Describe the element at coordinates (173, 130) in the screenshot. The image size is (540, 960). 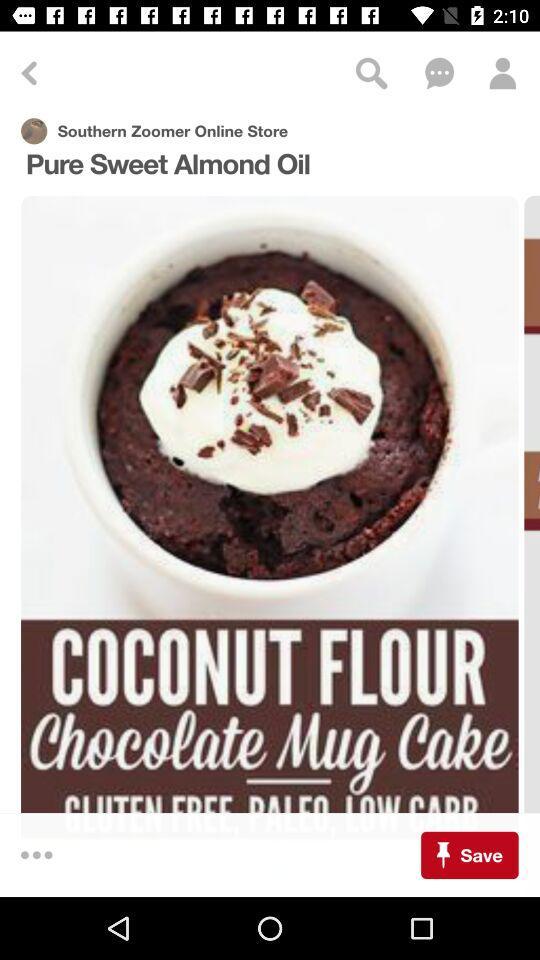
I see `the text above pure sweet almond oil` at that location.